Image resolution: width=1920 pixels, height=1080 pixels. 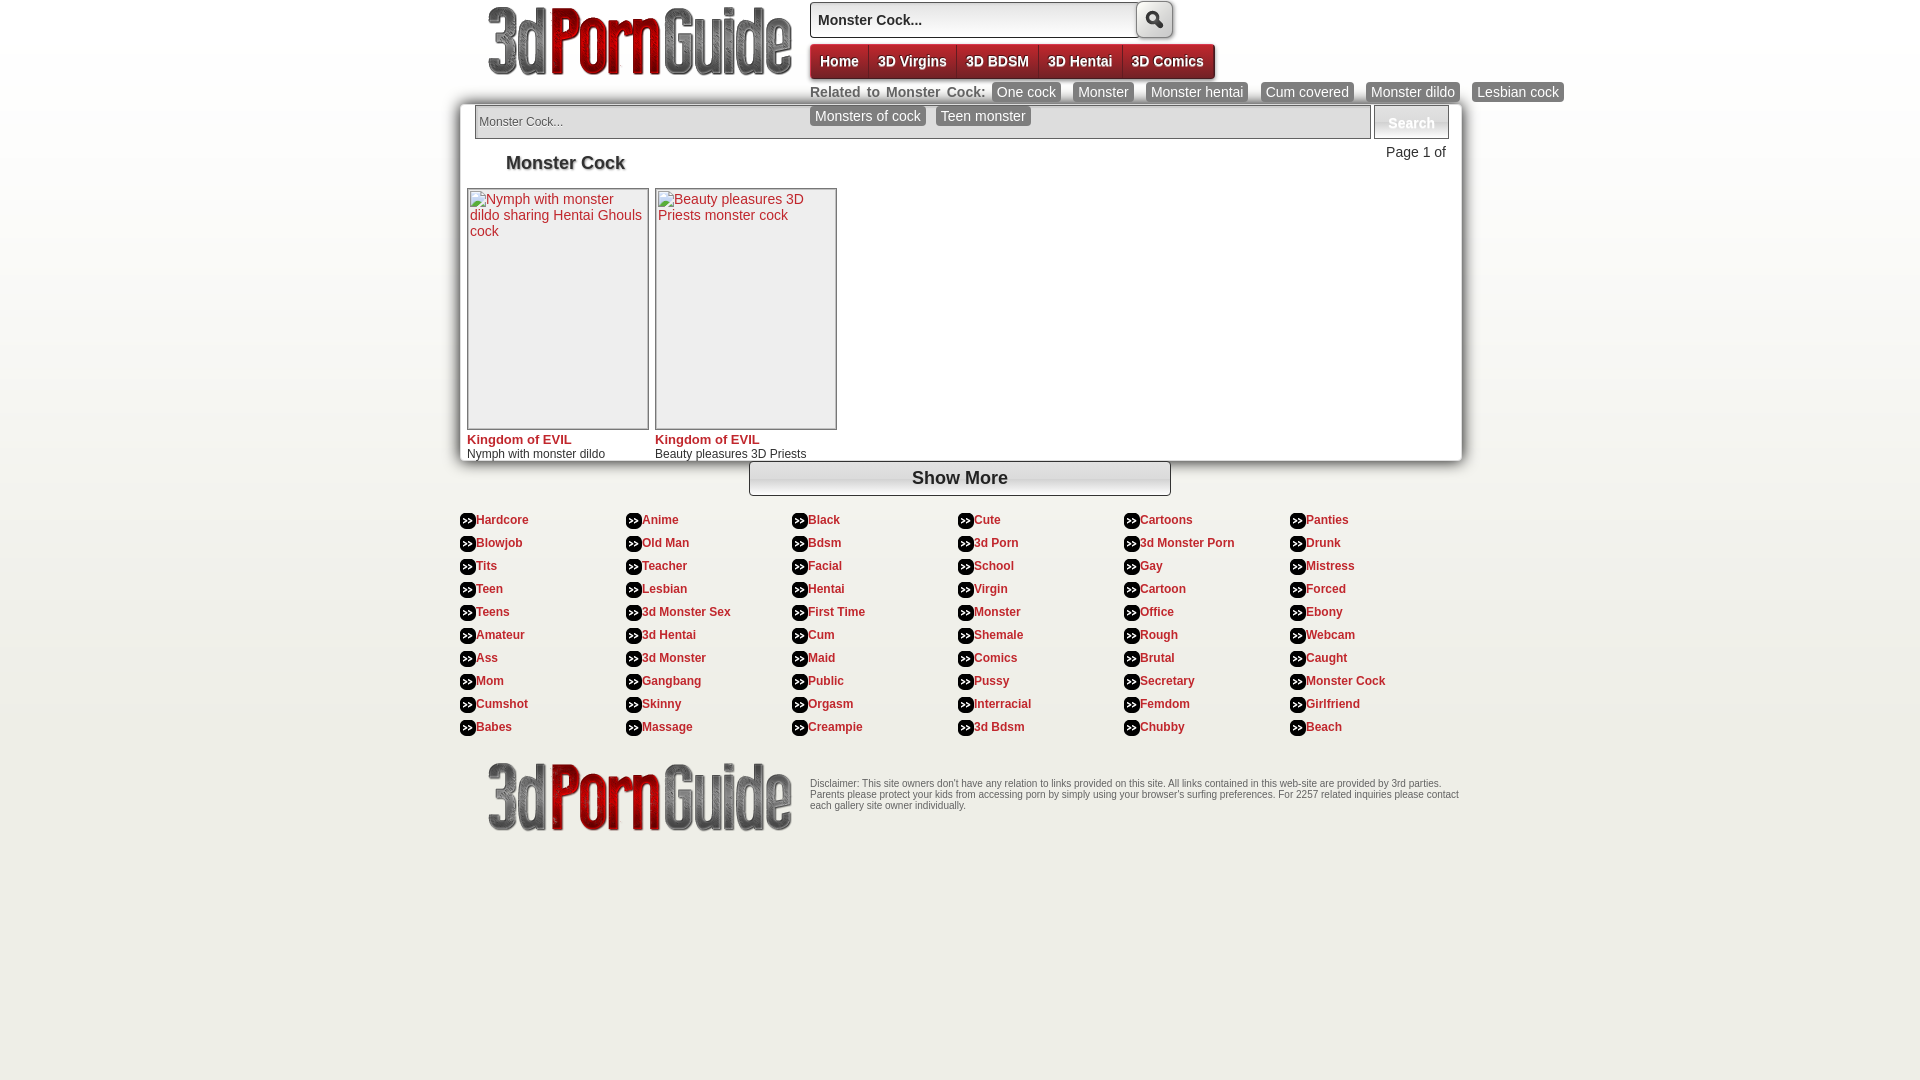 I want to click on 'Blowjob', so click(x=499, y=543).